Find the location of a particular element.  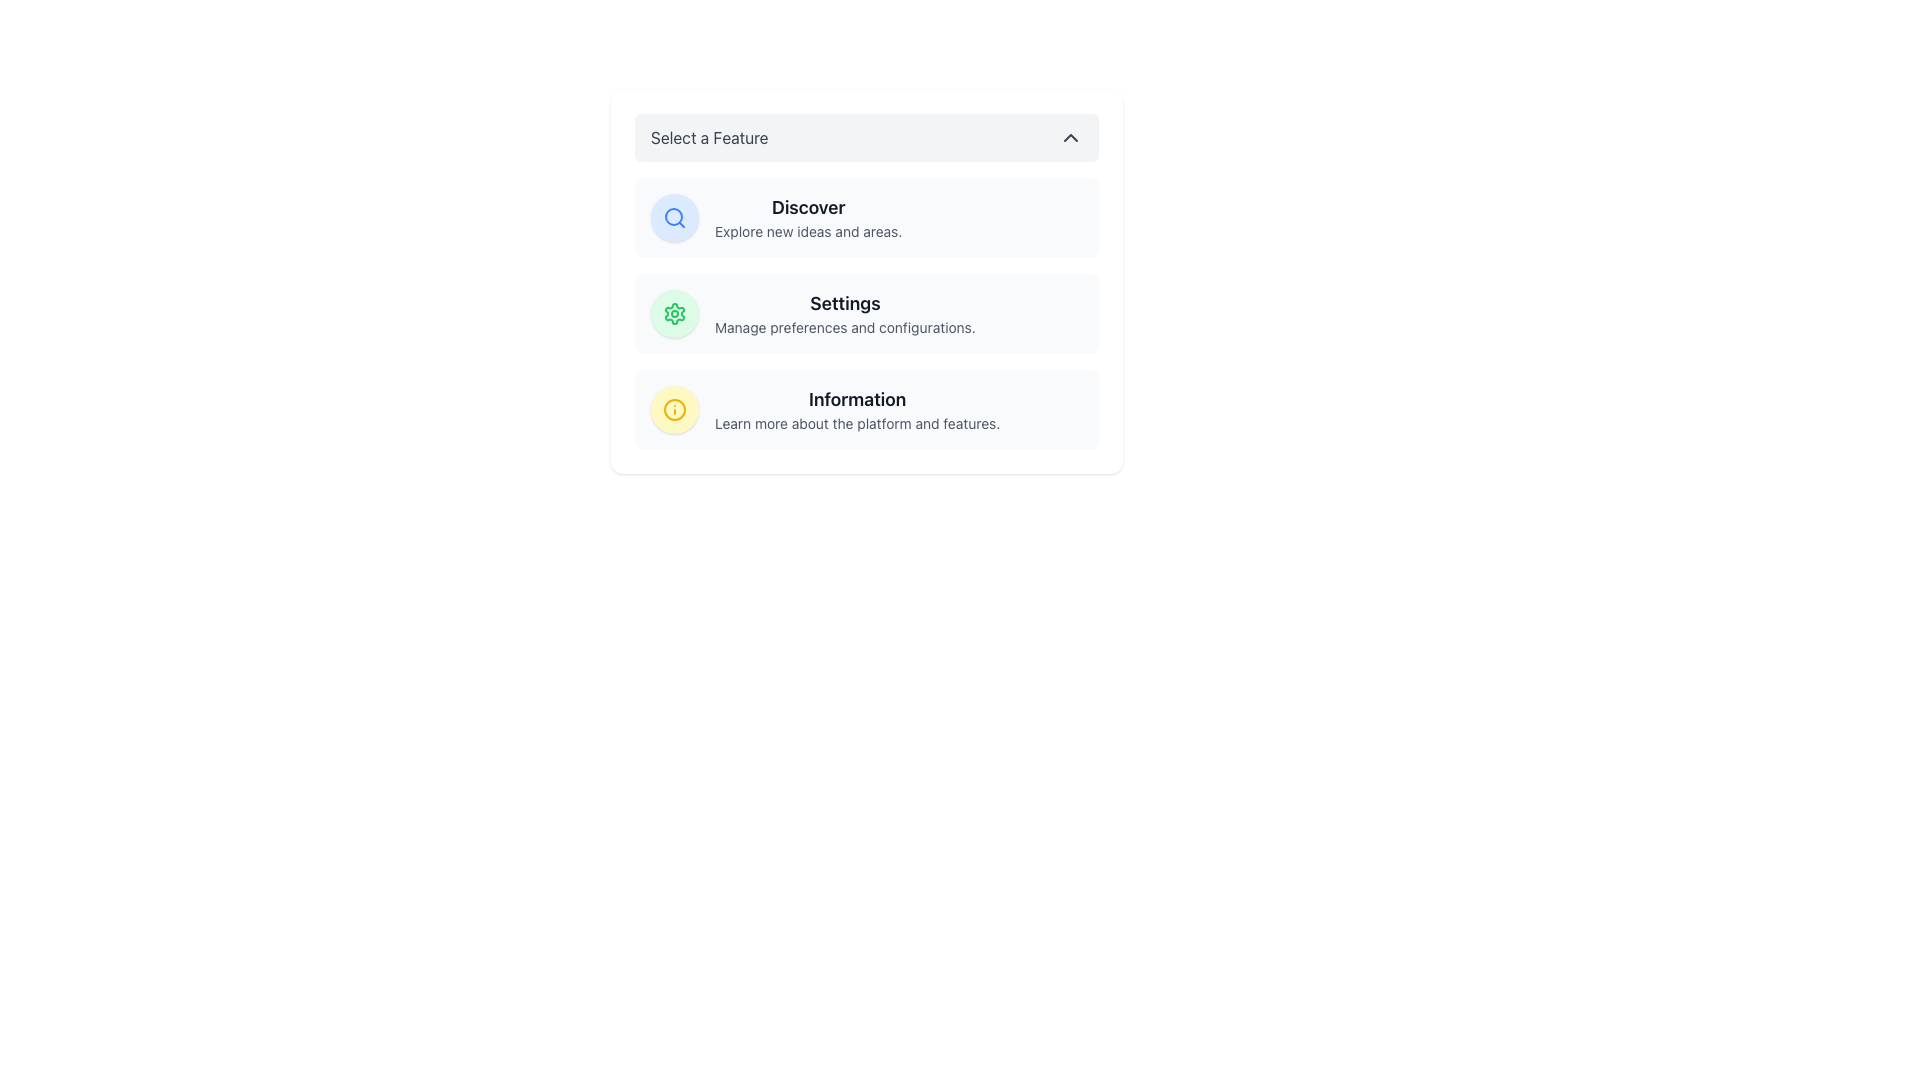

the blue circular icon with a magnifying glass symbol, located to the left of the 'Discover' label in the topmost option group is located at coordinates (675, 218).